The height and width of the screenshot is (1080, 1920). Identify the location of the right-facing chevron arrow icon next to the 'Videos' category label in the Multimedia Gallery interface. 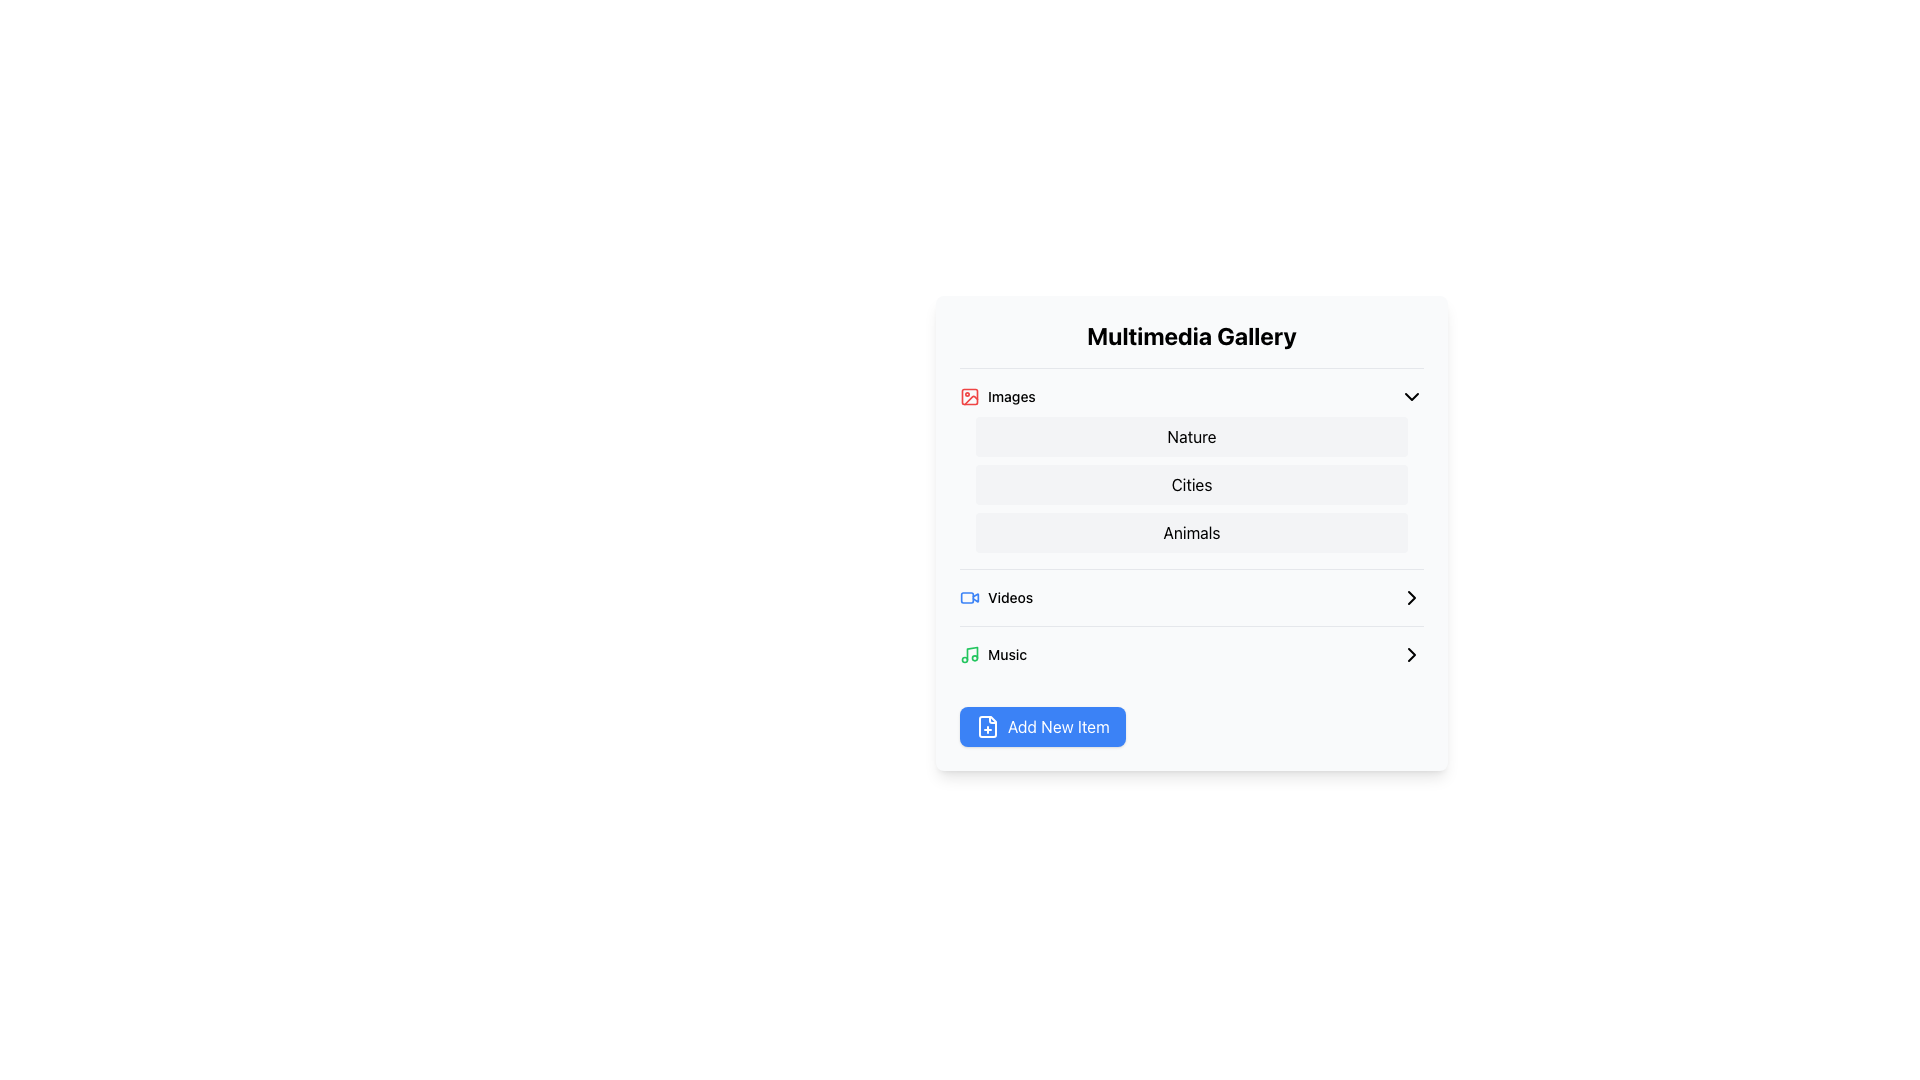
(1410, 596).